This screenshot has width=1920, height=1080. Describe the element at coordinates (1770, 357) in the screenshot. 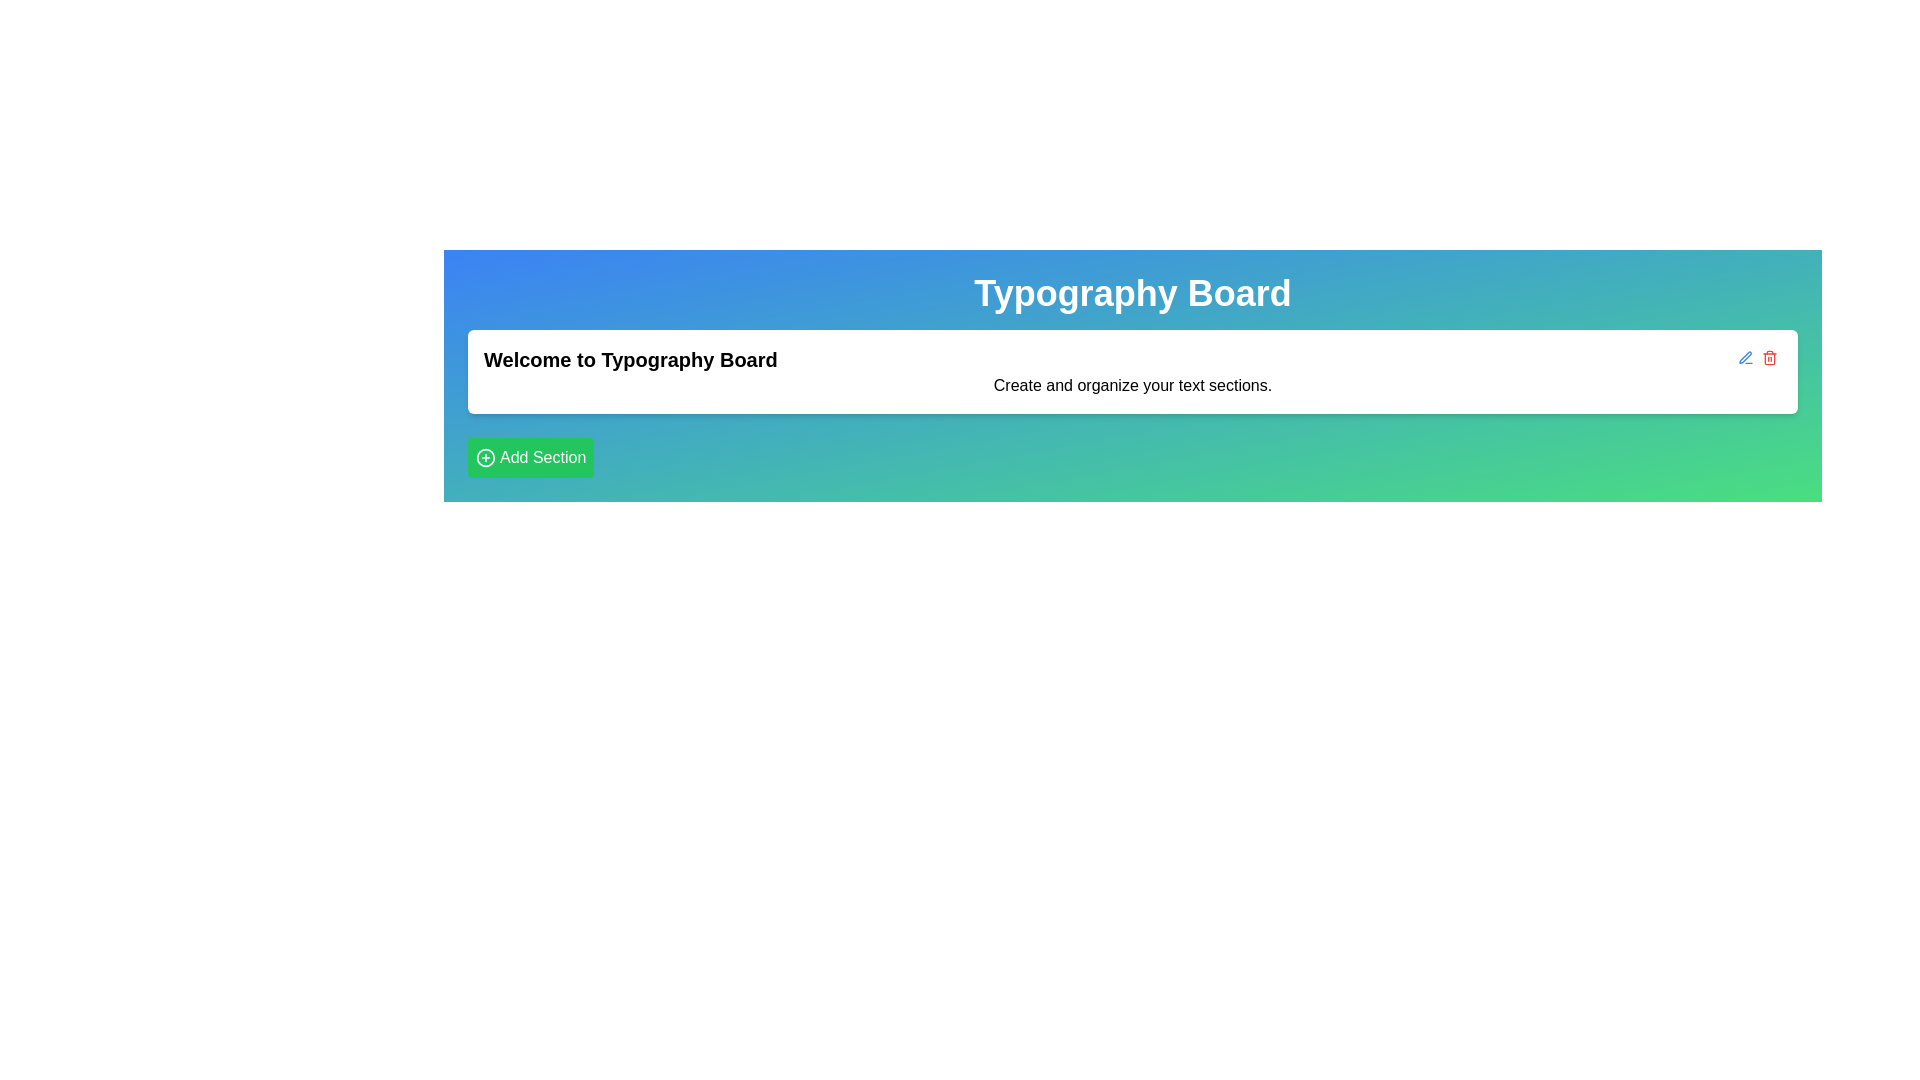

I see `code of the trashcan icon component, which is part of the SVG image and serves as the delete action affordance, using developer tools` at that location.